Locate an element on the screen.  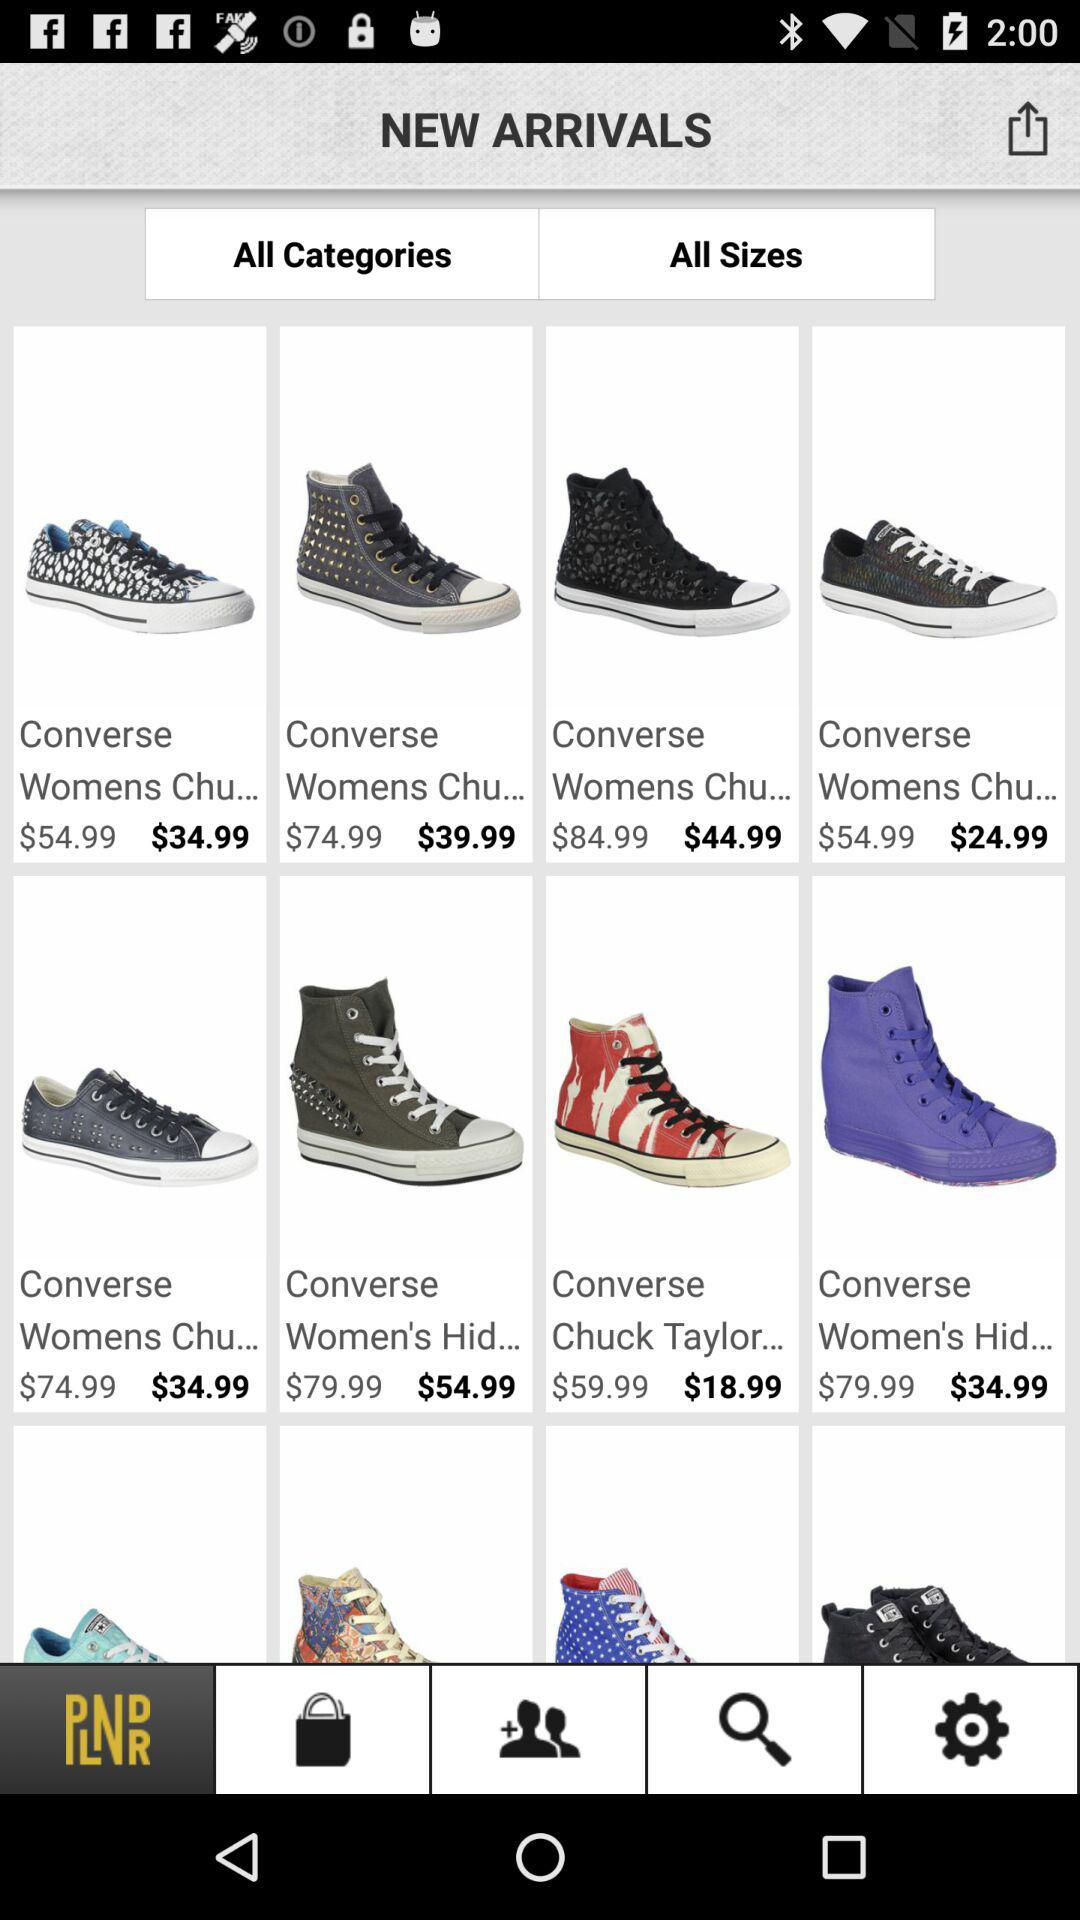
the second row first image is located at coordinates (138, 1068).